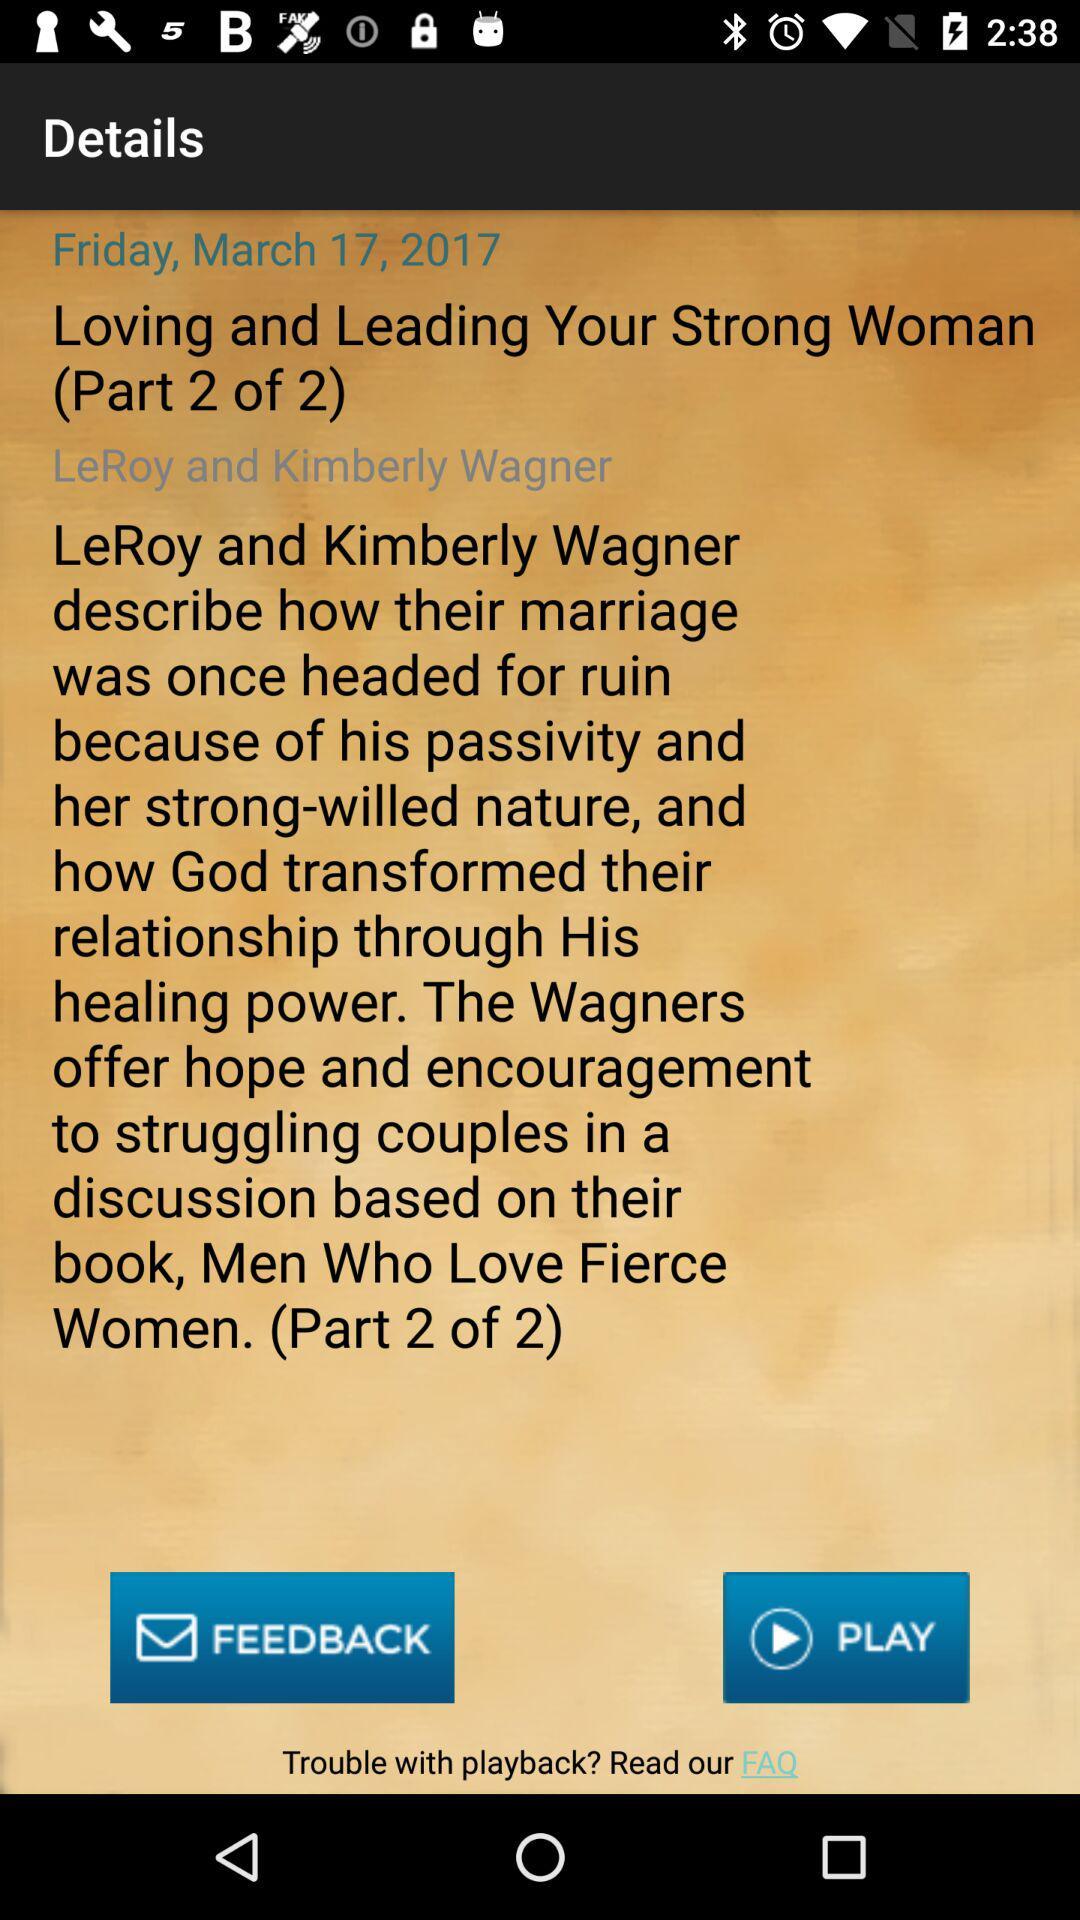 The height and width of the screenshot is (1920, 1080). I want to click on the trouble with playback icon, so click(540, 1766).